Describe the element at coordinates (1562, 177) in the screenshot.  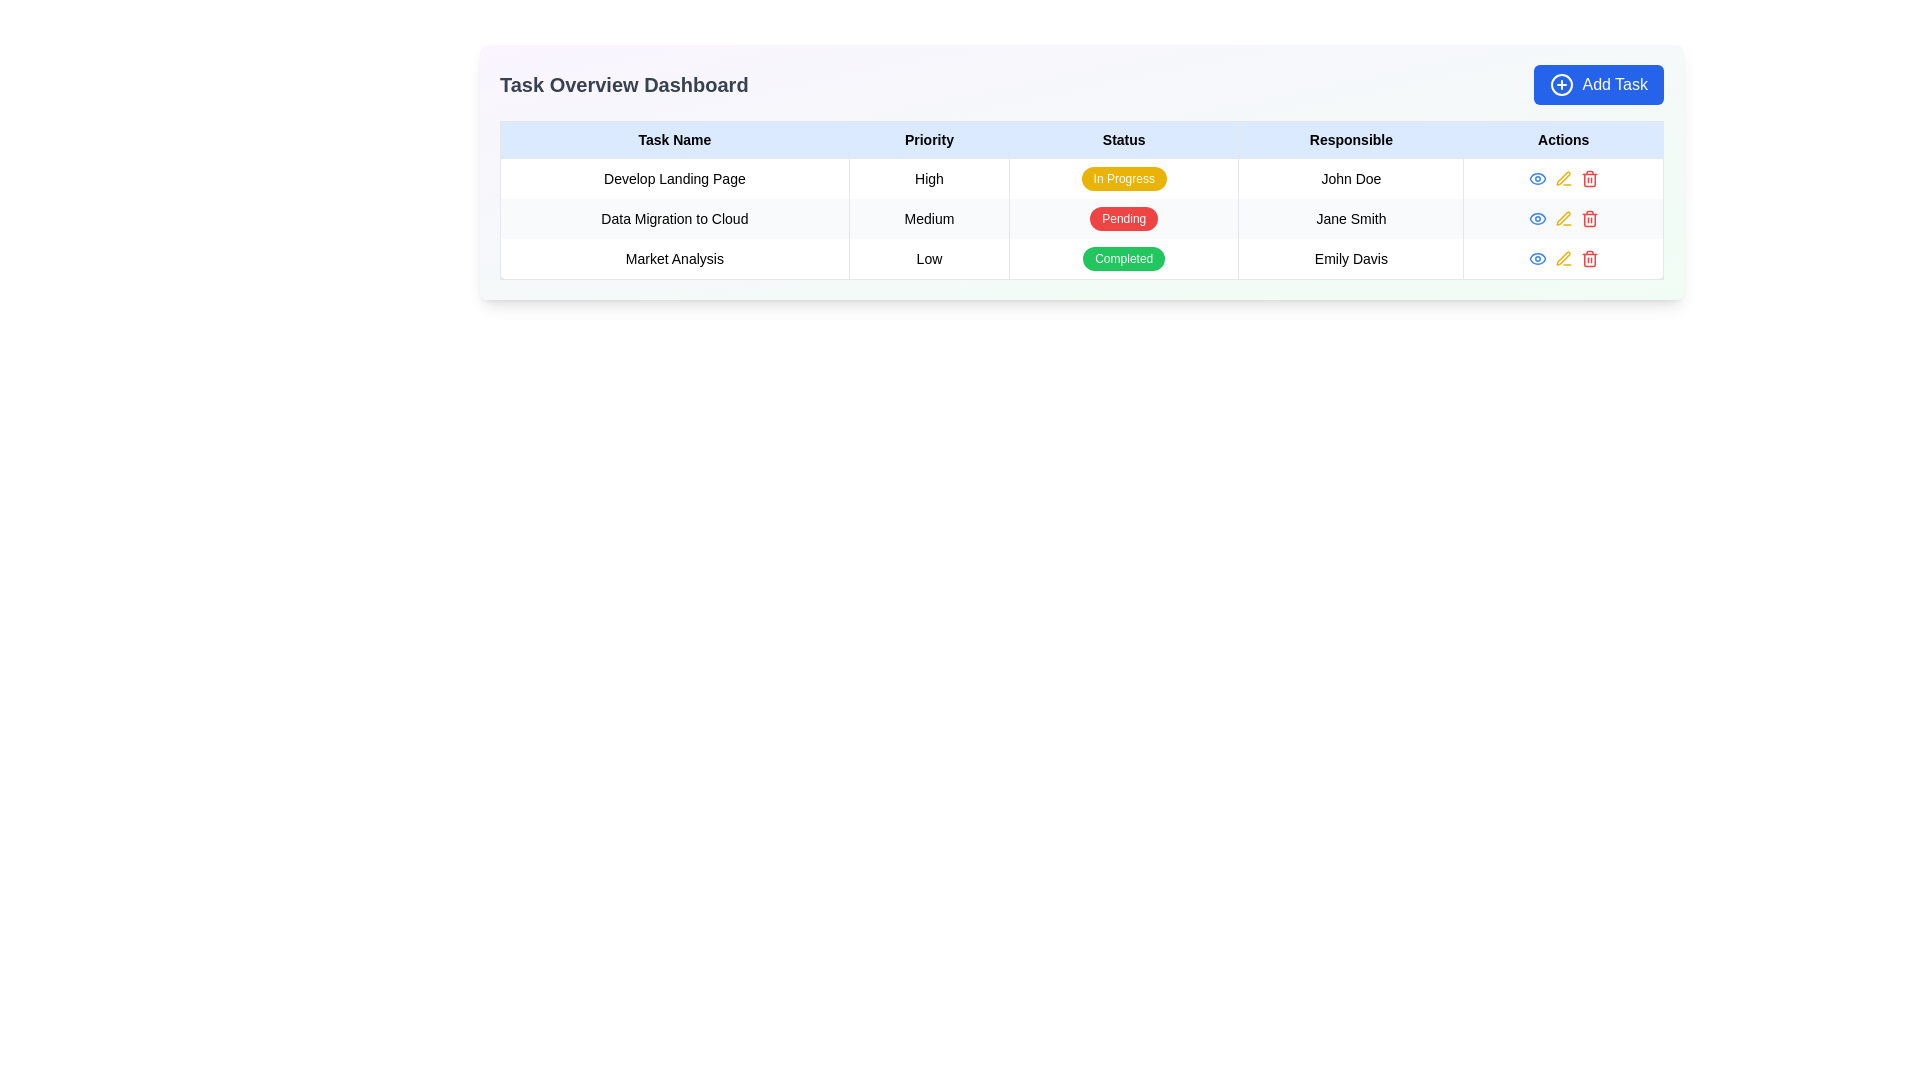
I see `the Edit icon button located in the 'Actions' column` at that location.